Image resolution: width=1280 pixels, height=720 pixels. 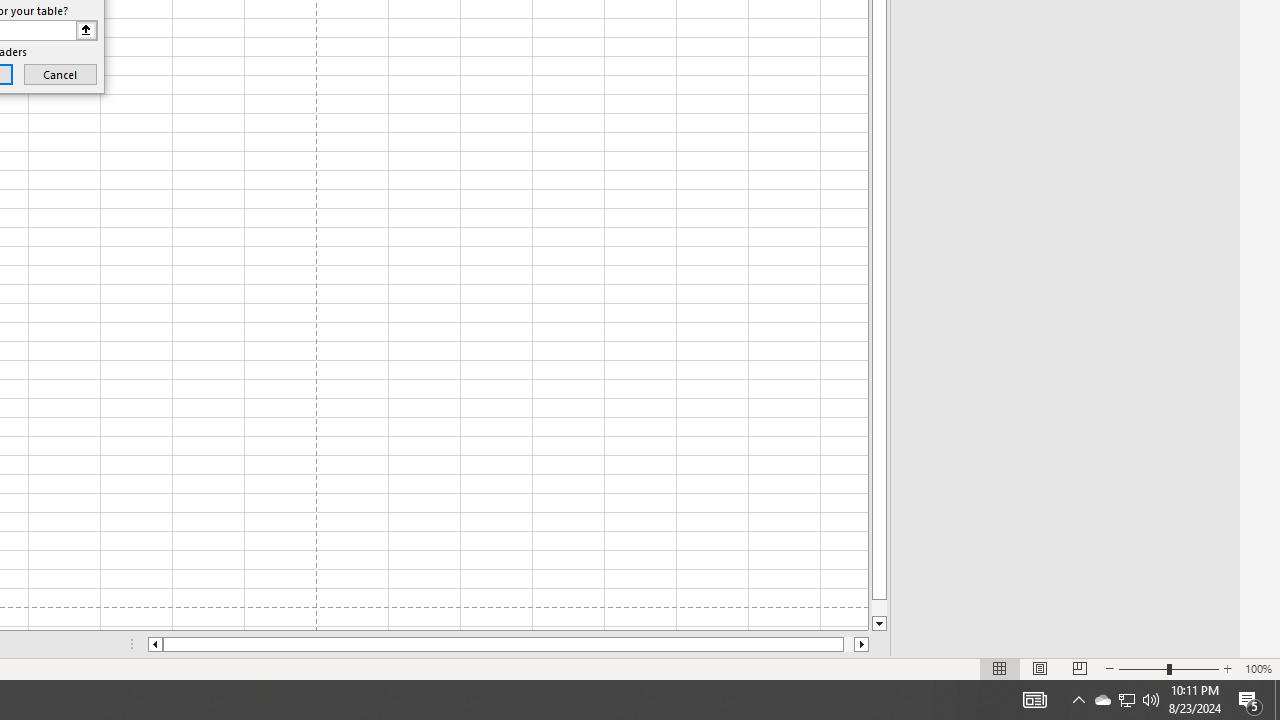 What do you see at coordinates (848, 644) in the screenshot?
I see `'Page right'` at bounding box center [848, 644].